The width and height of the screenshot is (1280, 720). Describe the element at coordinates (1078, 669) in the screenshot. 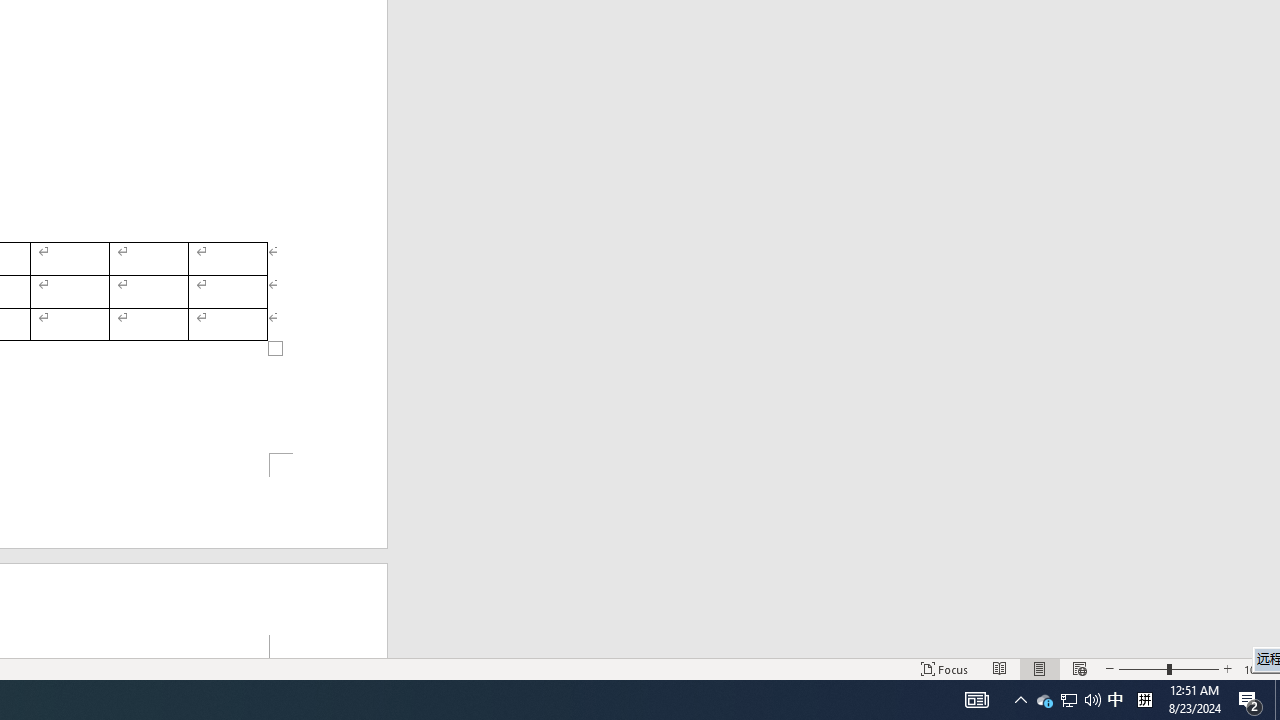

I see `'Web Layout'` at that location.